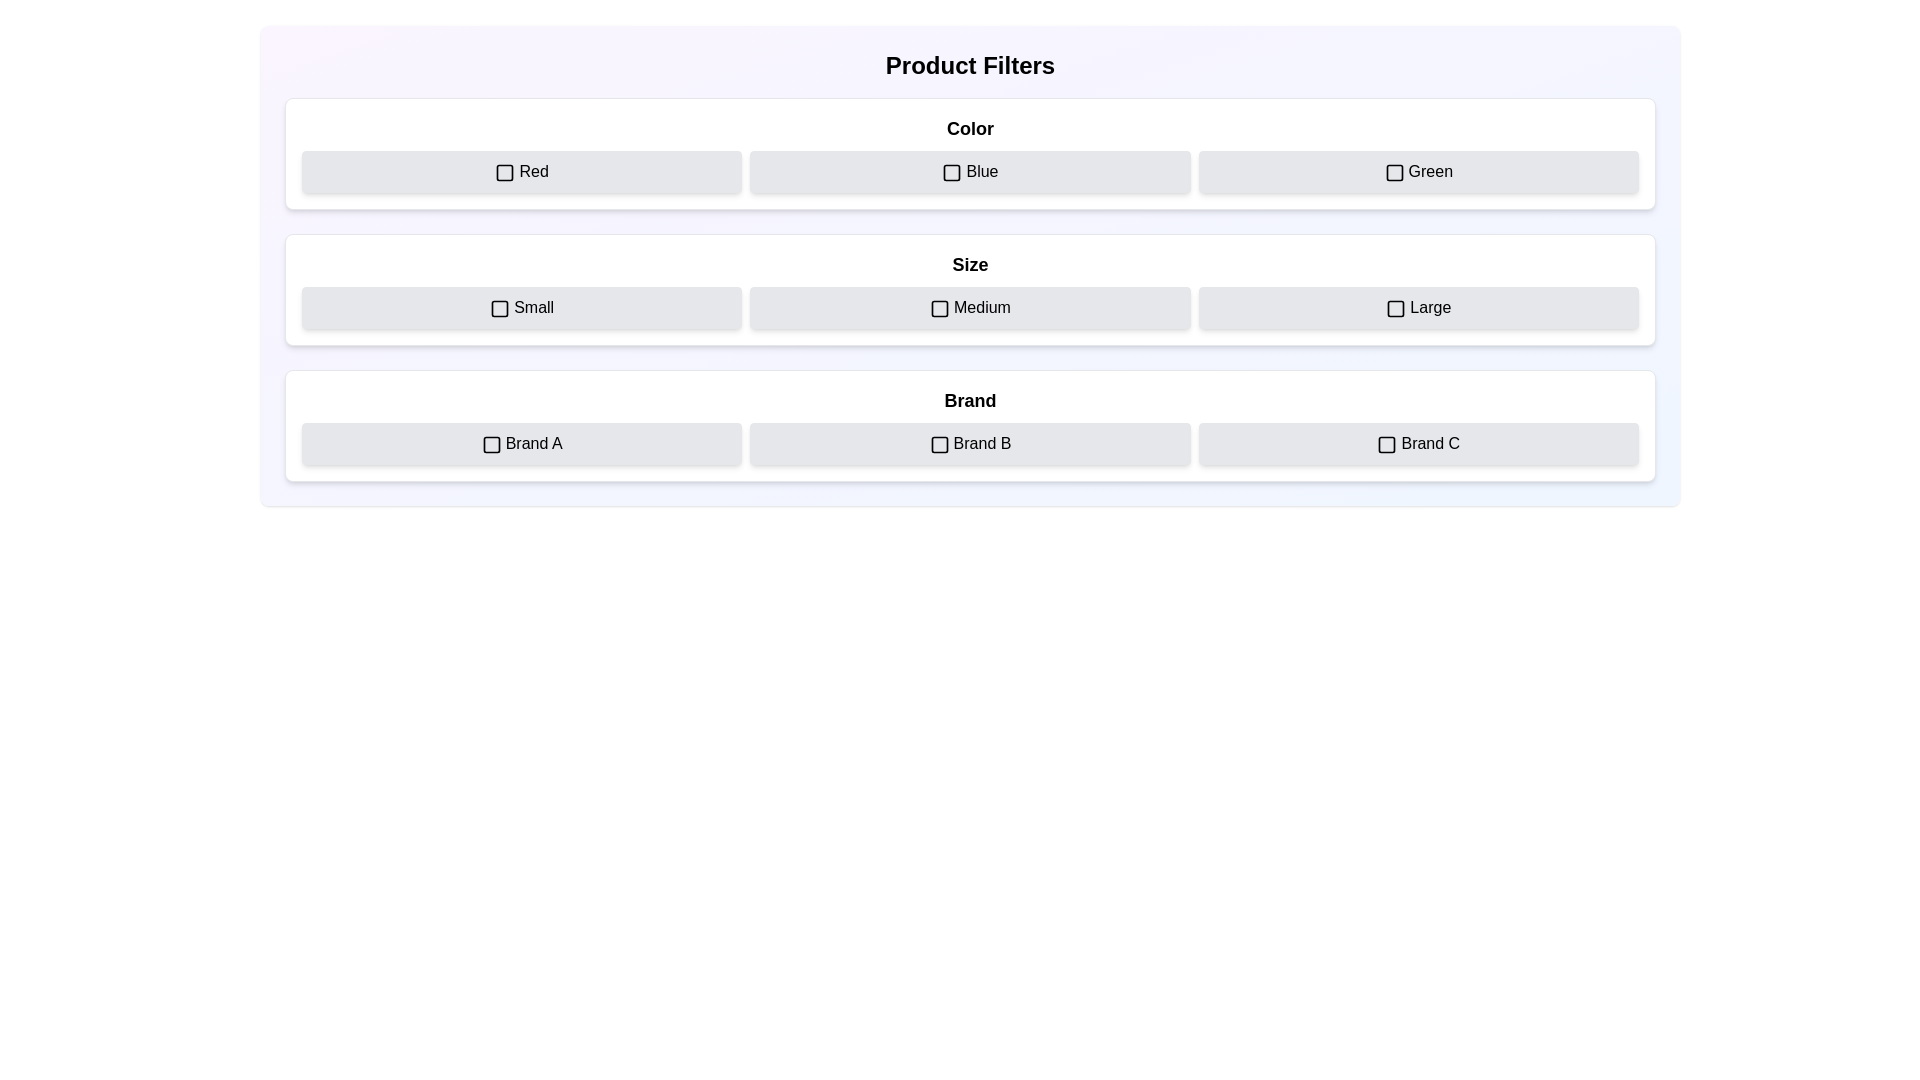 Image resolution: width=1920 pixels, height=1080 pixels. Describe the element at coordinates (522, 308) in the screenshot. I see `the checkbox on the 'Small' button` at that location.